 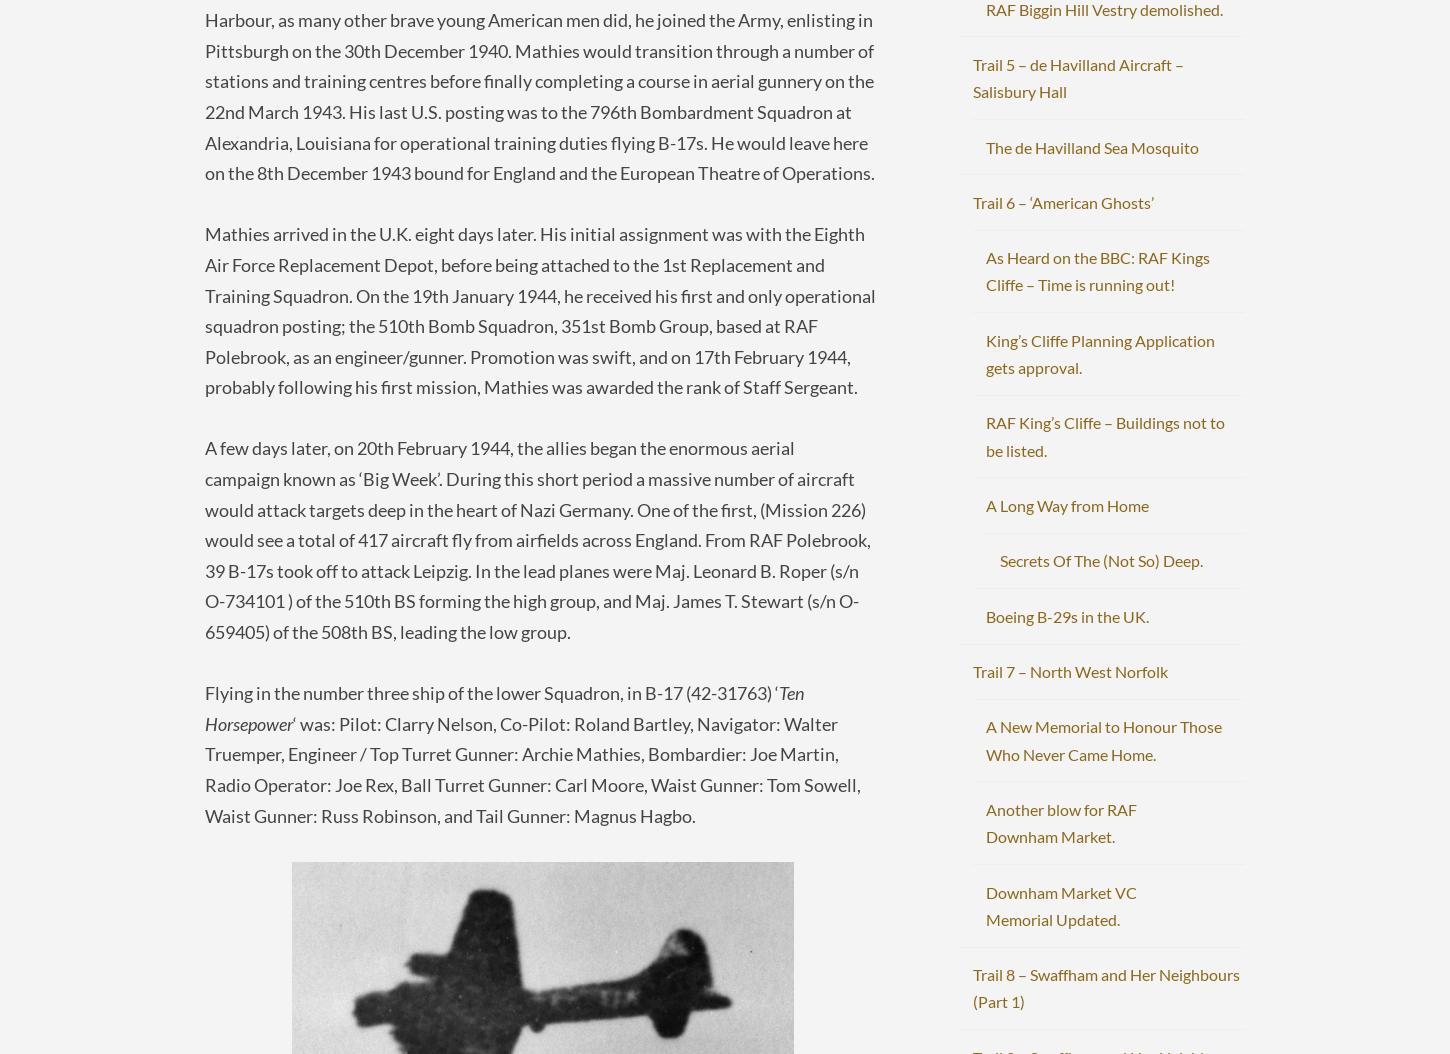 What do you see at coordinates (986, 503) in the screenshot?
I see `'A Long Way from Home'` at bounding box center [986, 503].